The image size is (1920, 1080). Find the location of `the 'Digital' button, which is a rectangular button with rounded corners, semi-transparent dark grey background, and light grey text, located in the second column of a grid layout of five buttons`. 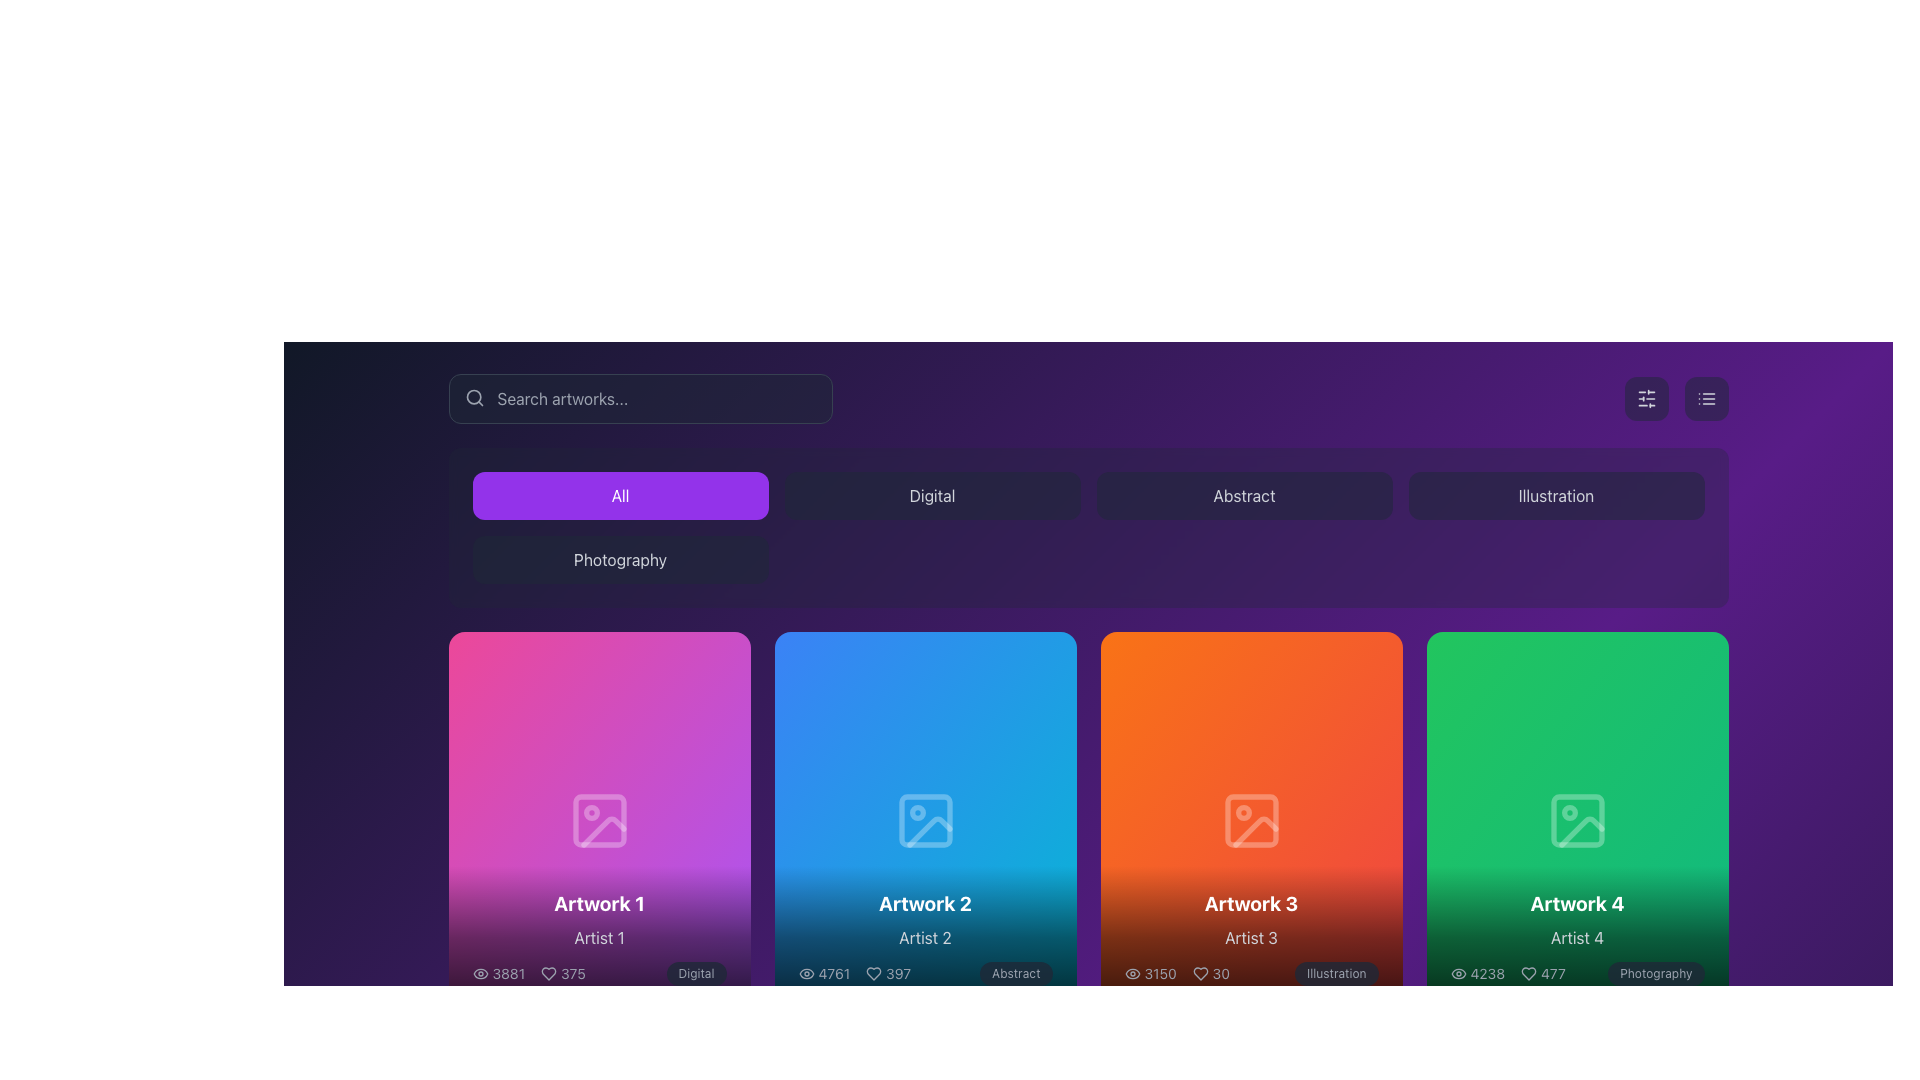

the 'Digital' button, which is a rectangular button with rounded corners, semi-transparent dark grey background, and light grey text, located in the second column of a grid layout of five buttons is located at coordinates (931, 495).